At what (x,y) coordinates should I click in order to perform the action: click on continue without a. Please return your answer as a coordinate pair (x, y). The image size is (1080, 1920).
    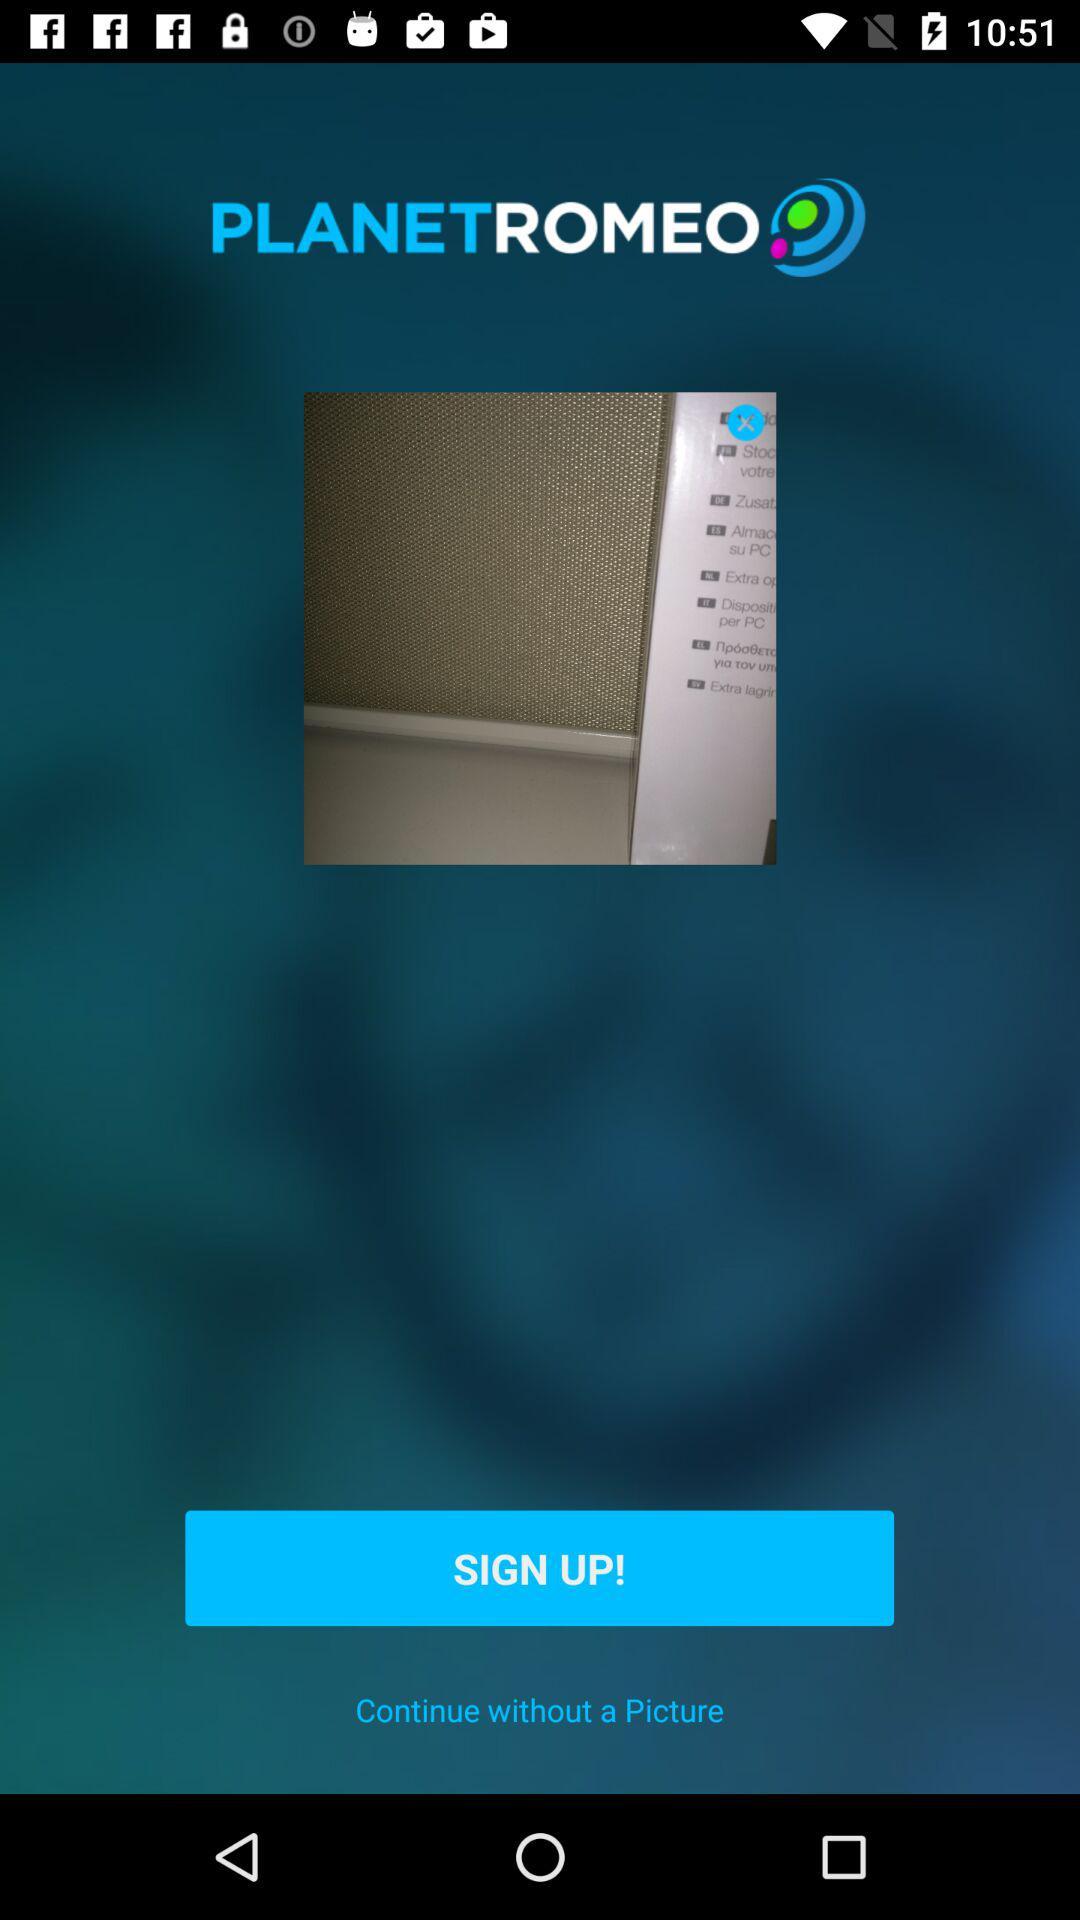
    Looking at the image, I should click on (538, 1708).